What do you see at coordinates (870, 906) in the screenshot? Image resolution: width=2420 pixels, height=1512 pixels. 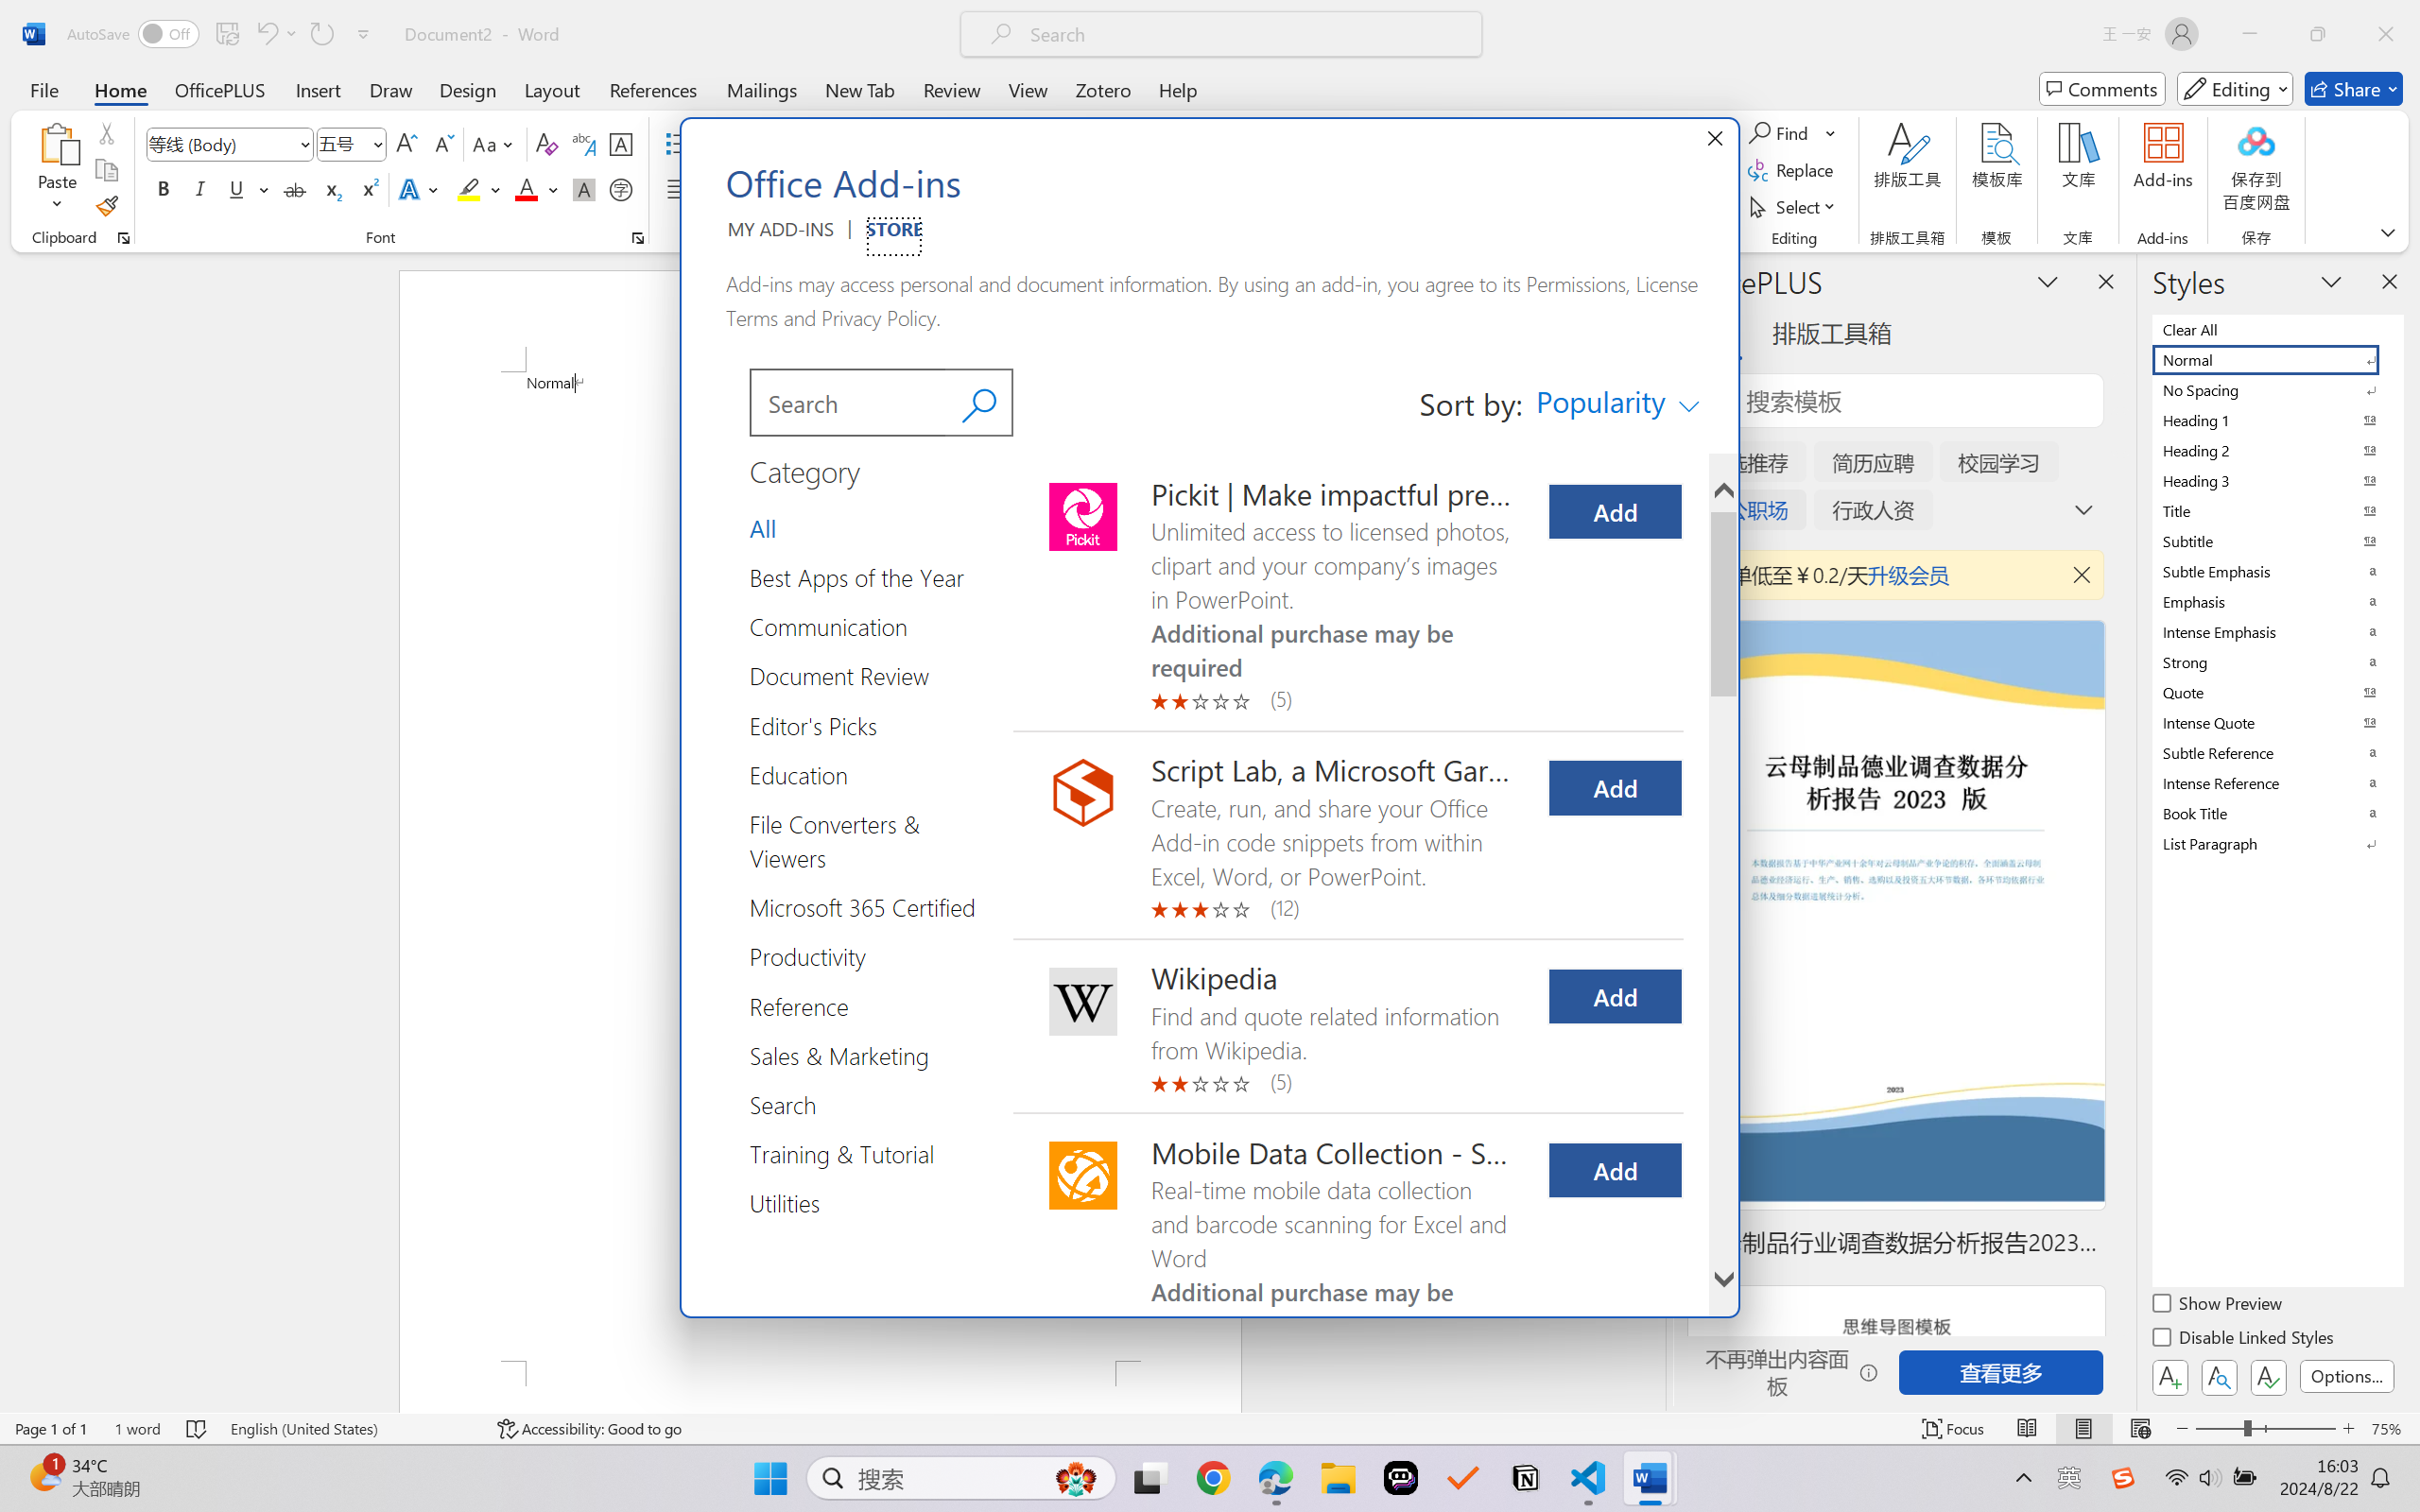 I see `'Category Group Microsoft 365 Certified 8 of 14'` at bounding box center [870, 906].